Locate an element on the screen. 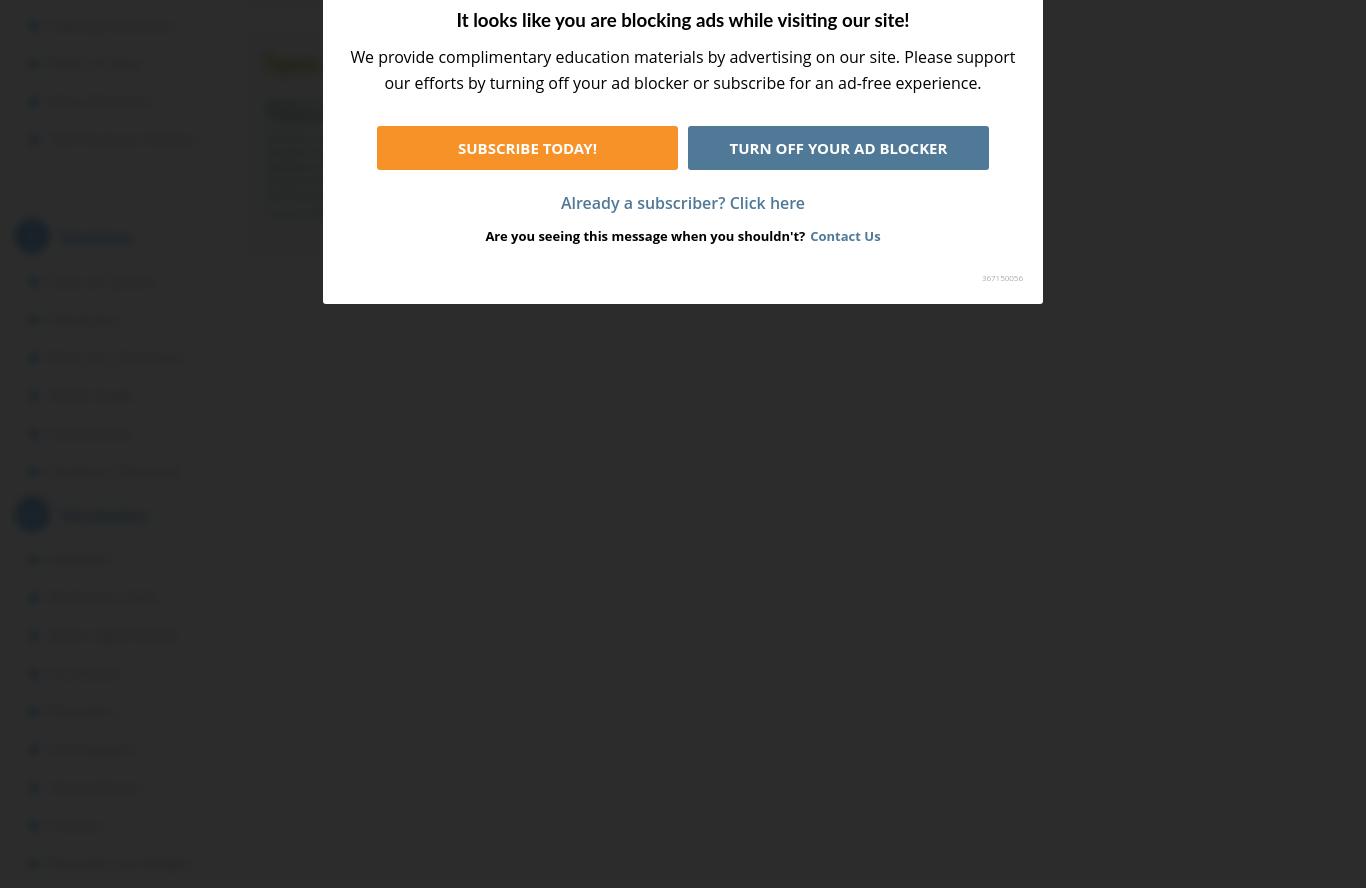 The height and width of the screenshot is (888, 1366). 'Point of View' is located at coordinates (94, 63).